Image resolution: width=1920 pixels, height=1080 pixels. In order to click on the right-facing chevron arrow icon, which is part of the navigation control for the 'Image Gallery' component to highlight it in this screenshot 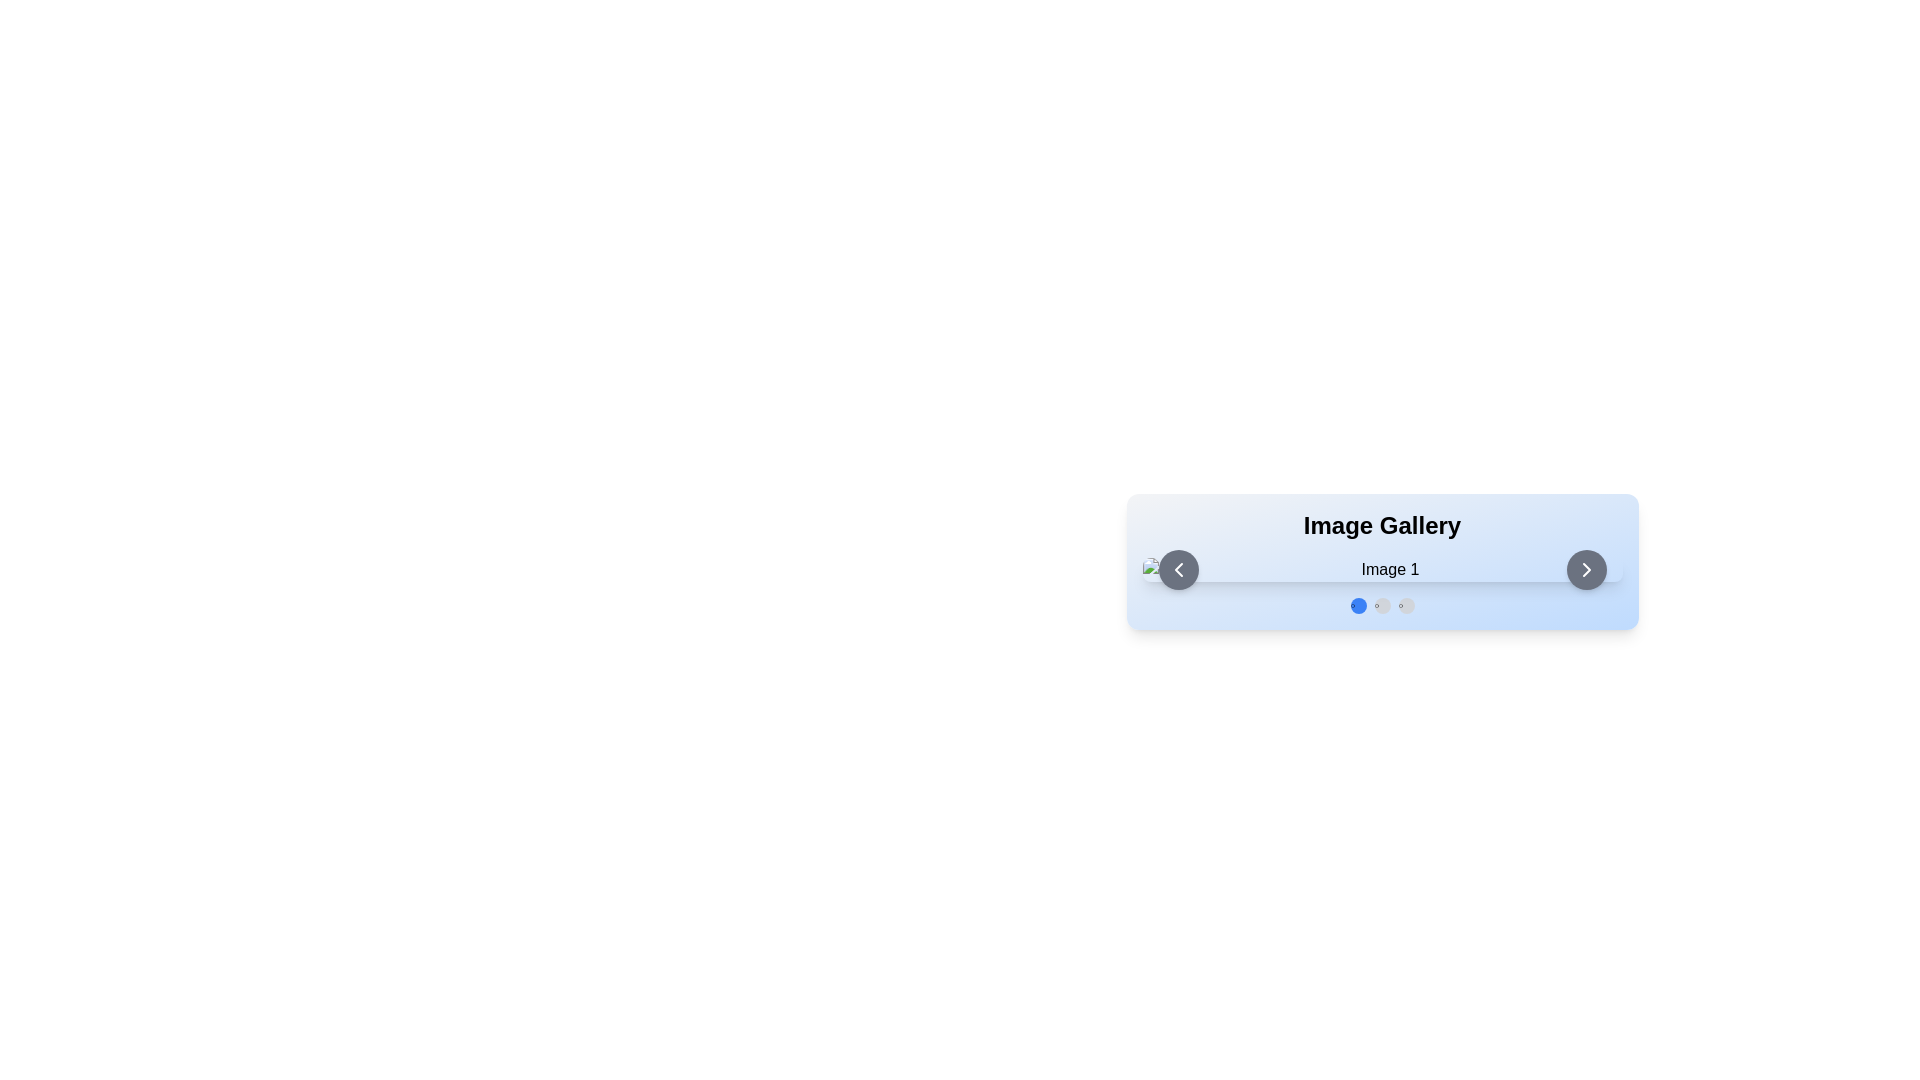, I will do `click(1585, 570)`.